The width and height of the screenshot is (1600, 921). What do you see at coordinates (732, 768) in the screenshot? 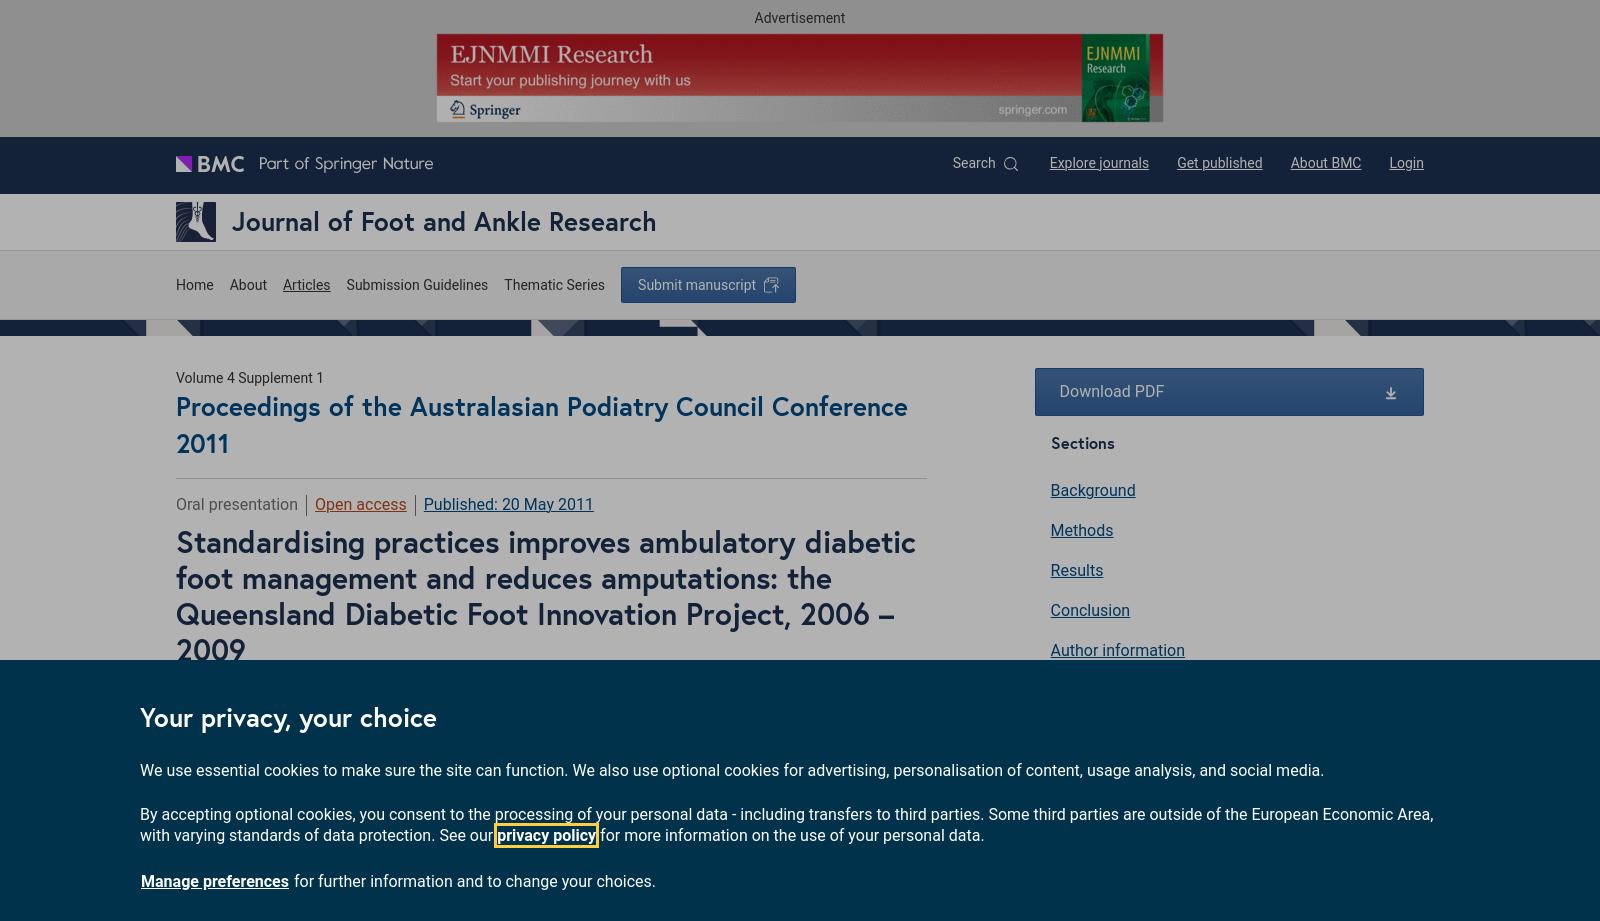
I see `'We use essential cookies to make sure the site can function. We also use optional cookies for advertising, personalisation of content, usage analysis, and social media.'` at bounding box center [732, 768].